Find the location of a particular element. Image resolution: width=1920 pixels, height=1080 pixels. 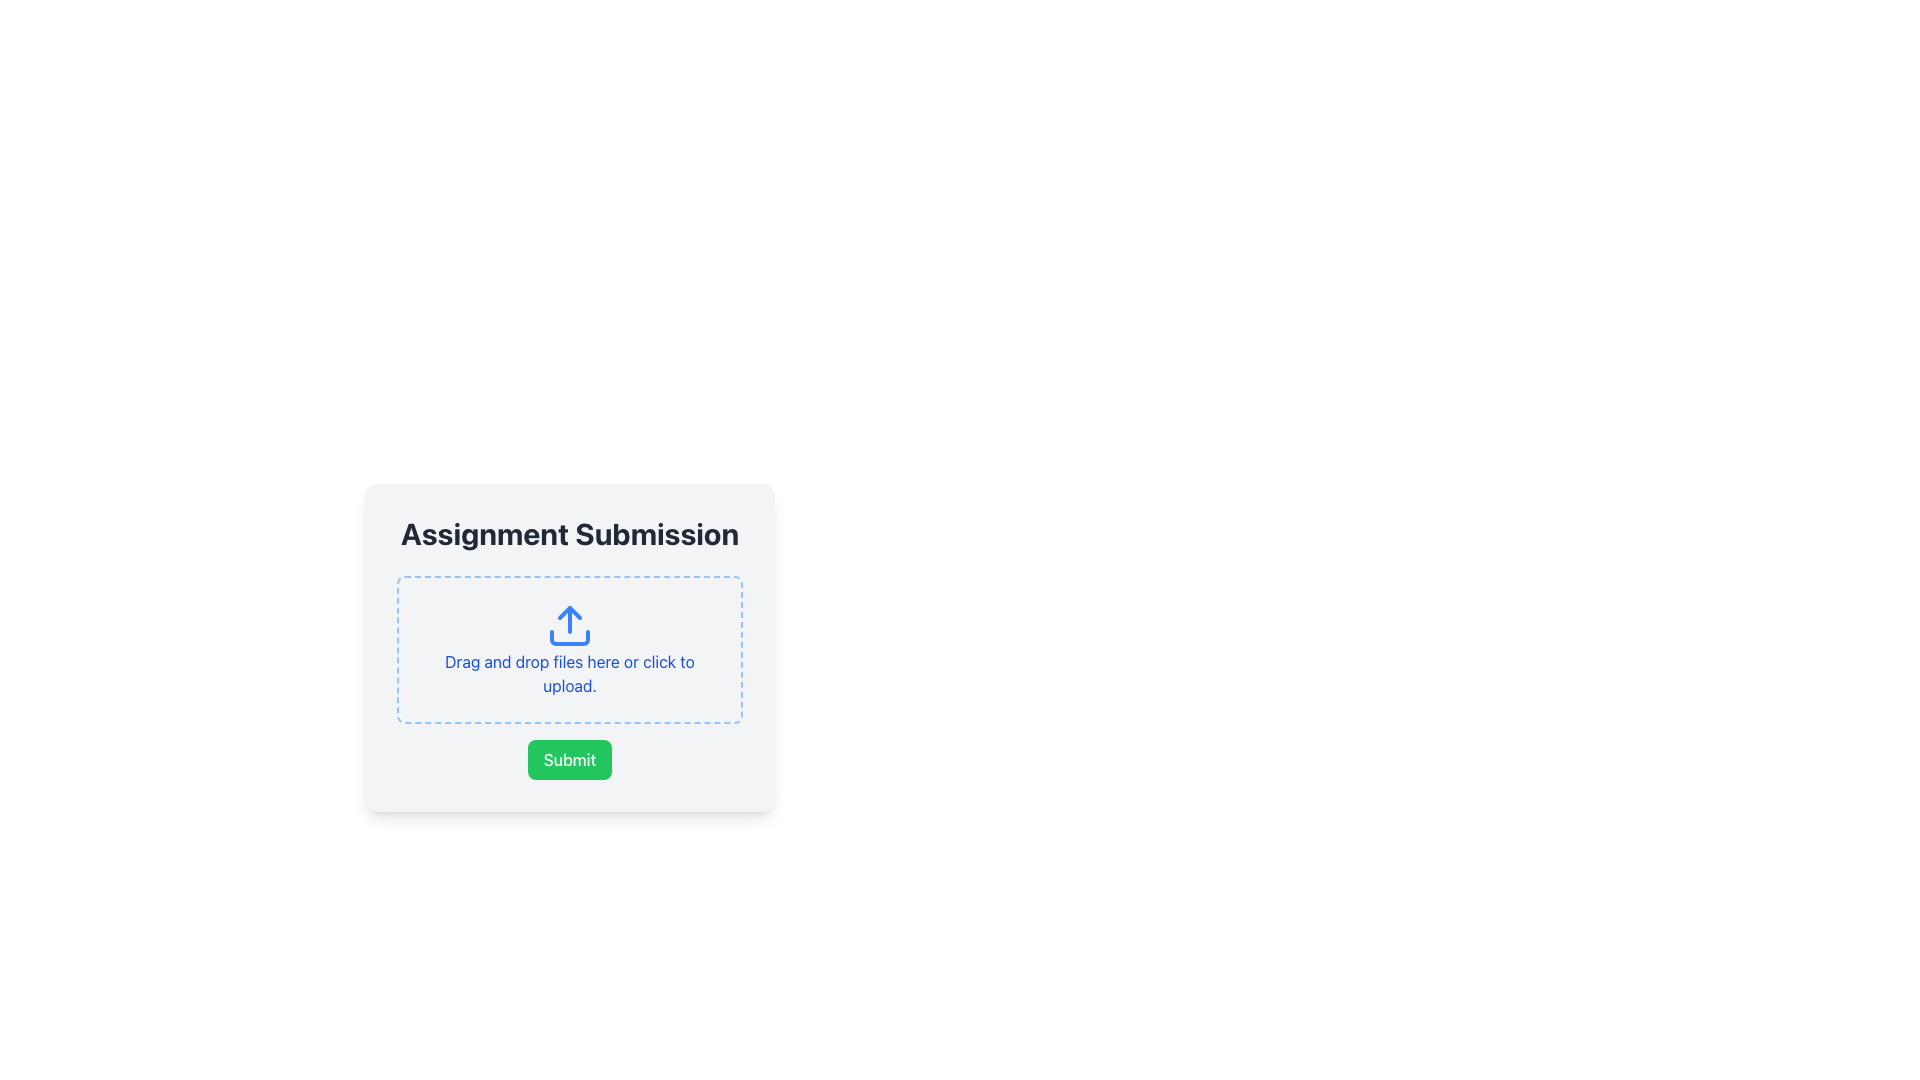

the upward-pointing arrowhead icon with a blue stroke color, located at the top-center of the upload icon is located at coordinates (569, 612).